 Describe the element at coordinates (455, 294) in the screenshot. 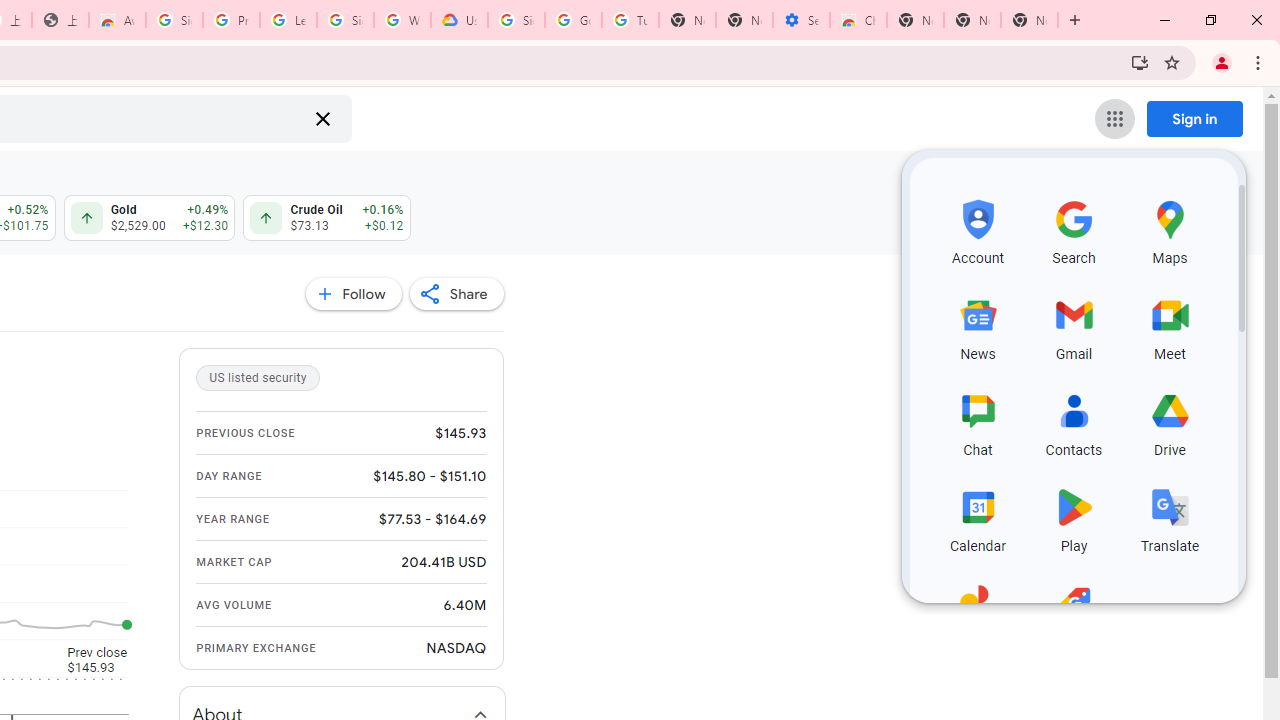

I see `'Share'` at that location.